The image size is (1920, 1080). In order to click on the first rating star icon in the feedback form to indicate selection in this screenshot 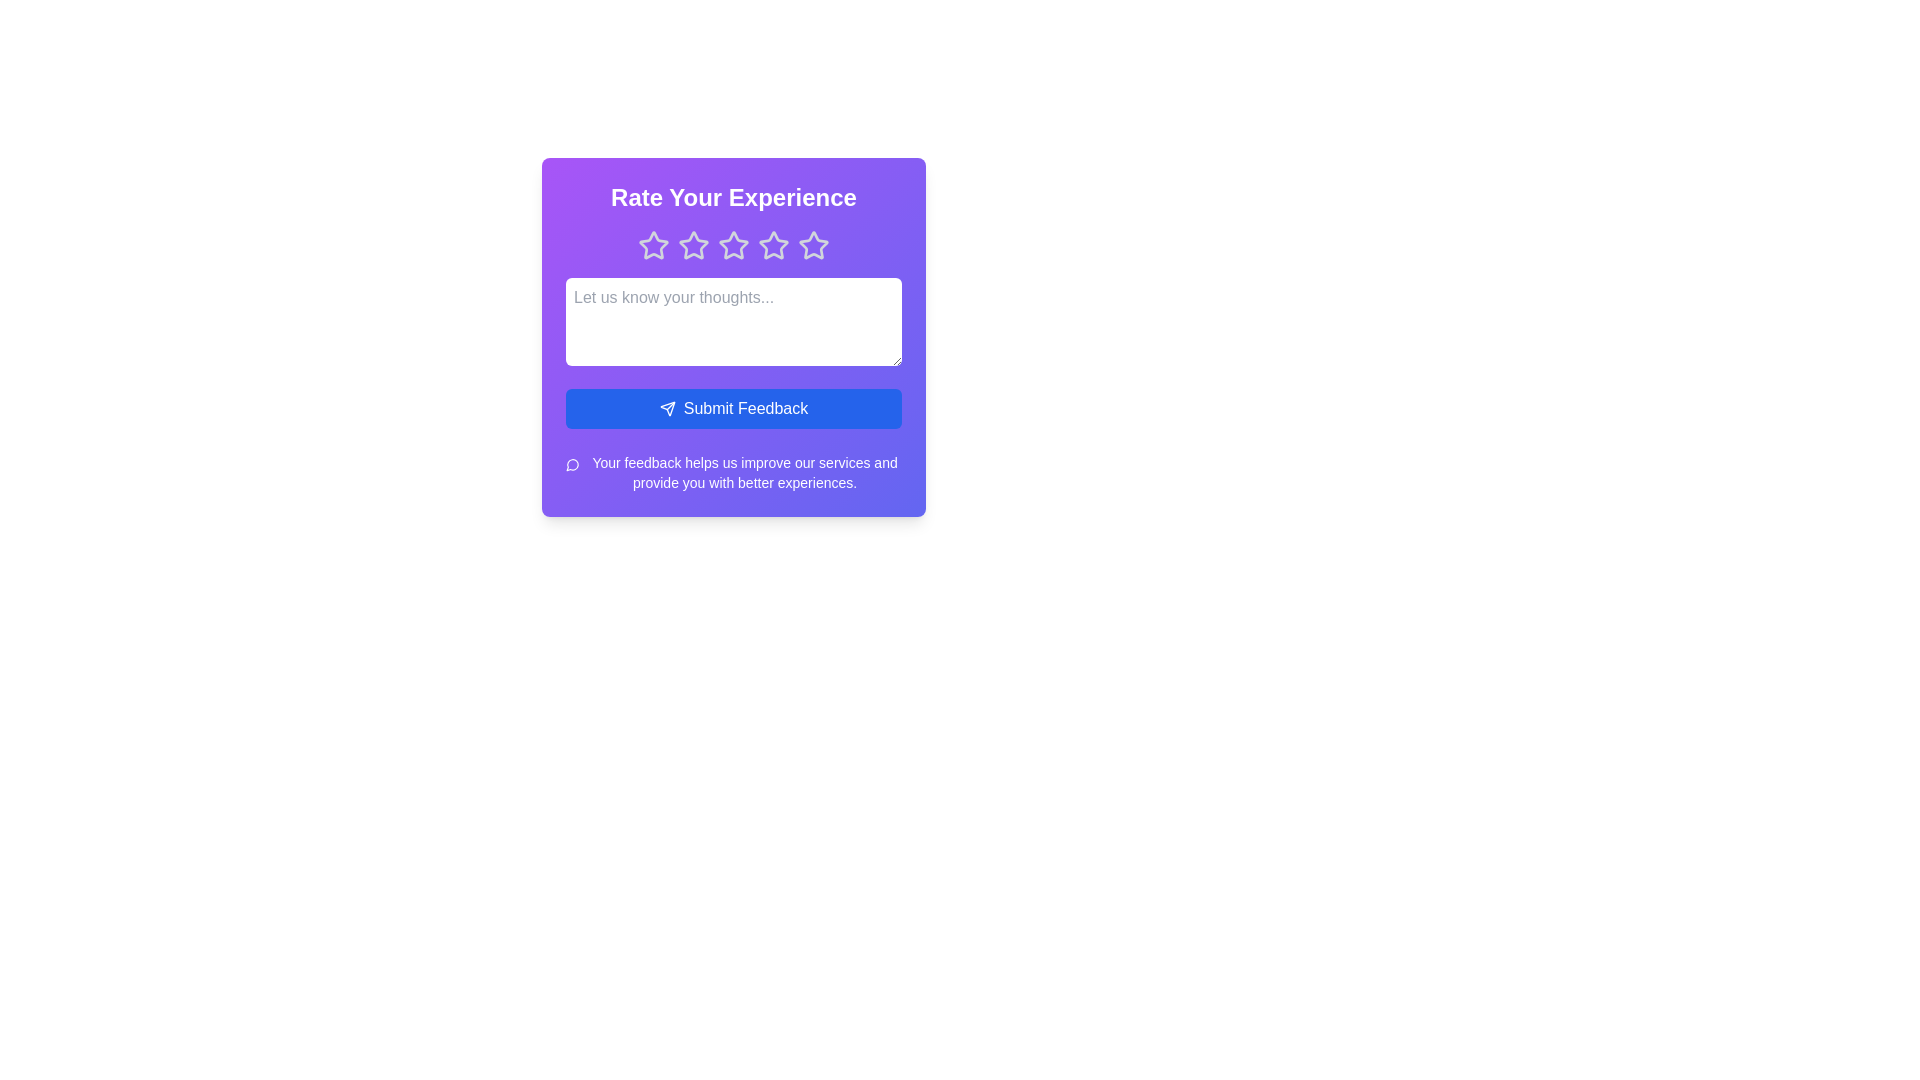, I will do `click(653, 244)`.